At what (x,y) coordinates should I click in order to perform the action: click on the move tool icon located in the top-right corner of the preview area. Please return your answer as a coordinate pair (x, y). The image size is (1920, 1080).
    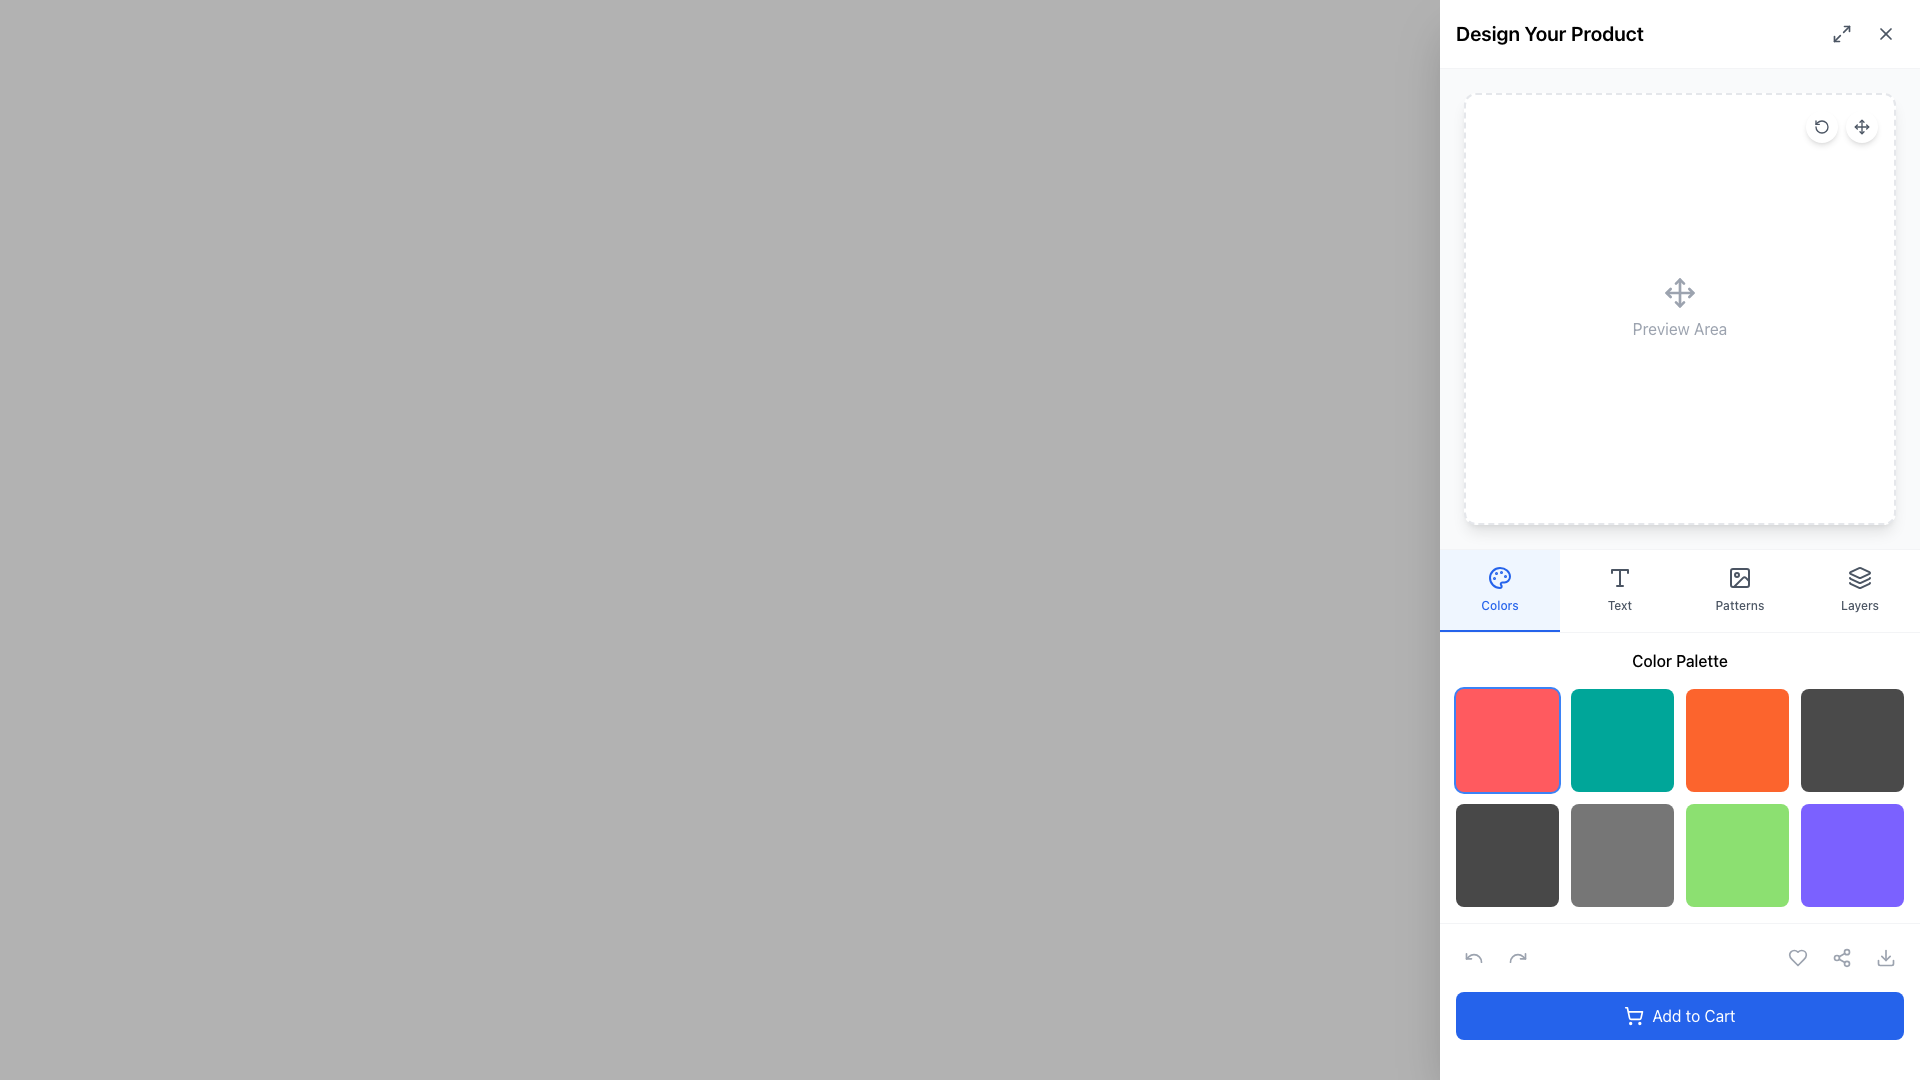
    Looking at the image, I should click on (1861, 127).